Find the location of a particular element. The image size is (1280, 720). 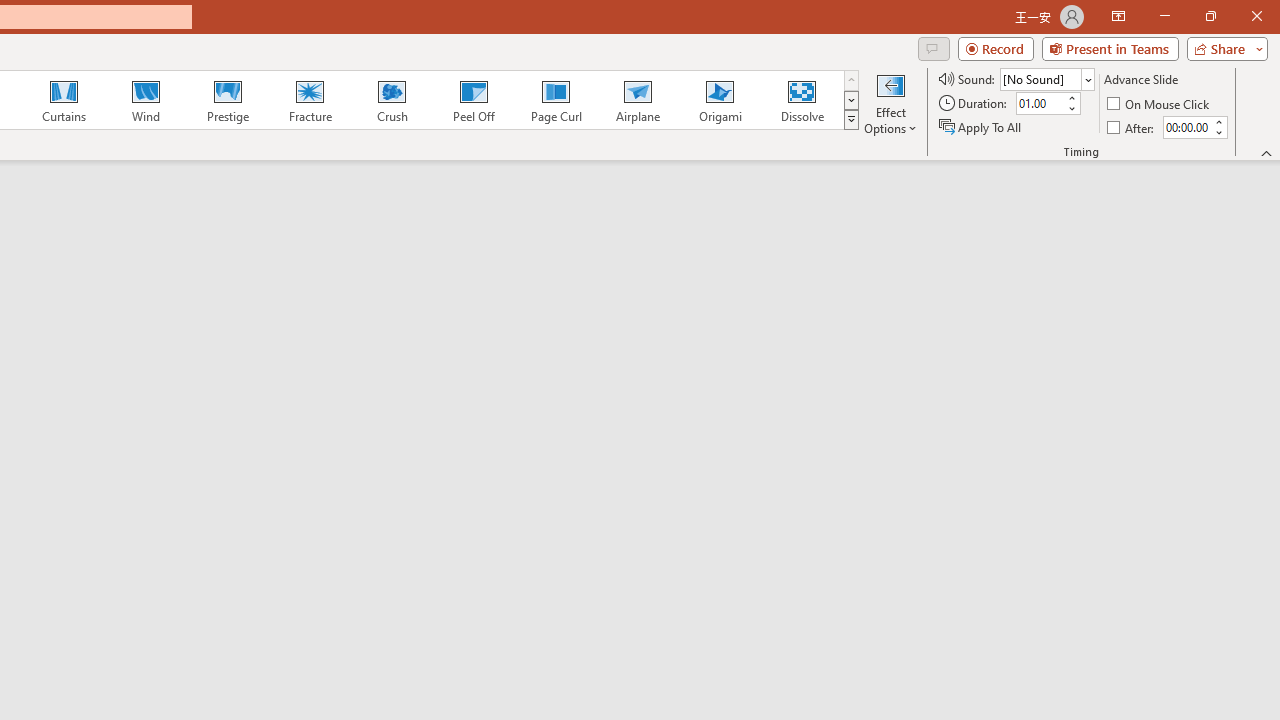

'Page Curl' is located at coordinates (555, 100).